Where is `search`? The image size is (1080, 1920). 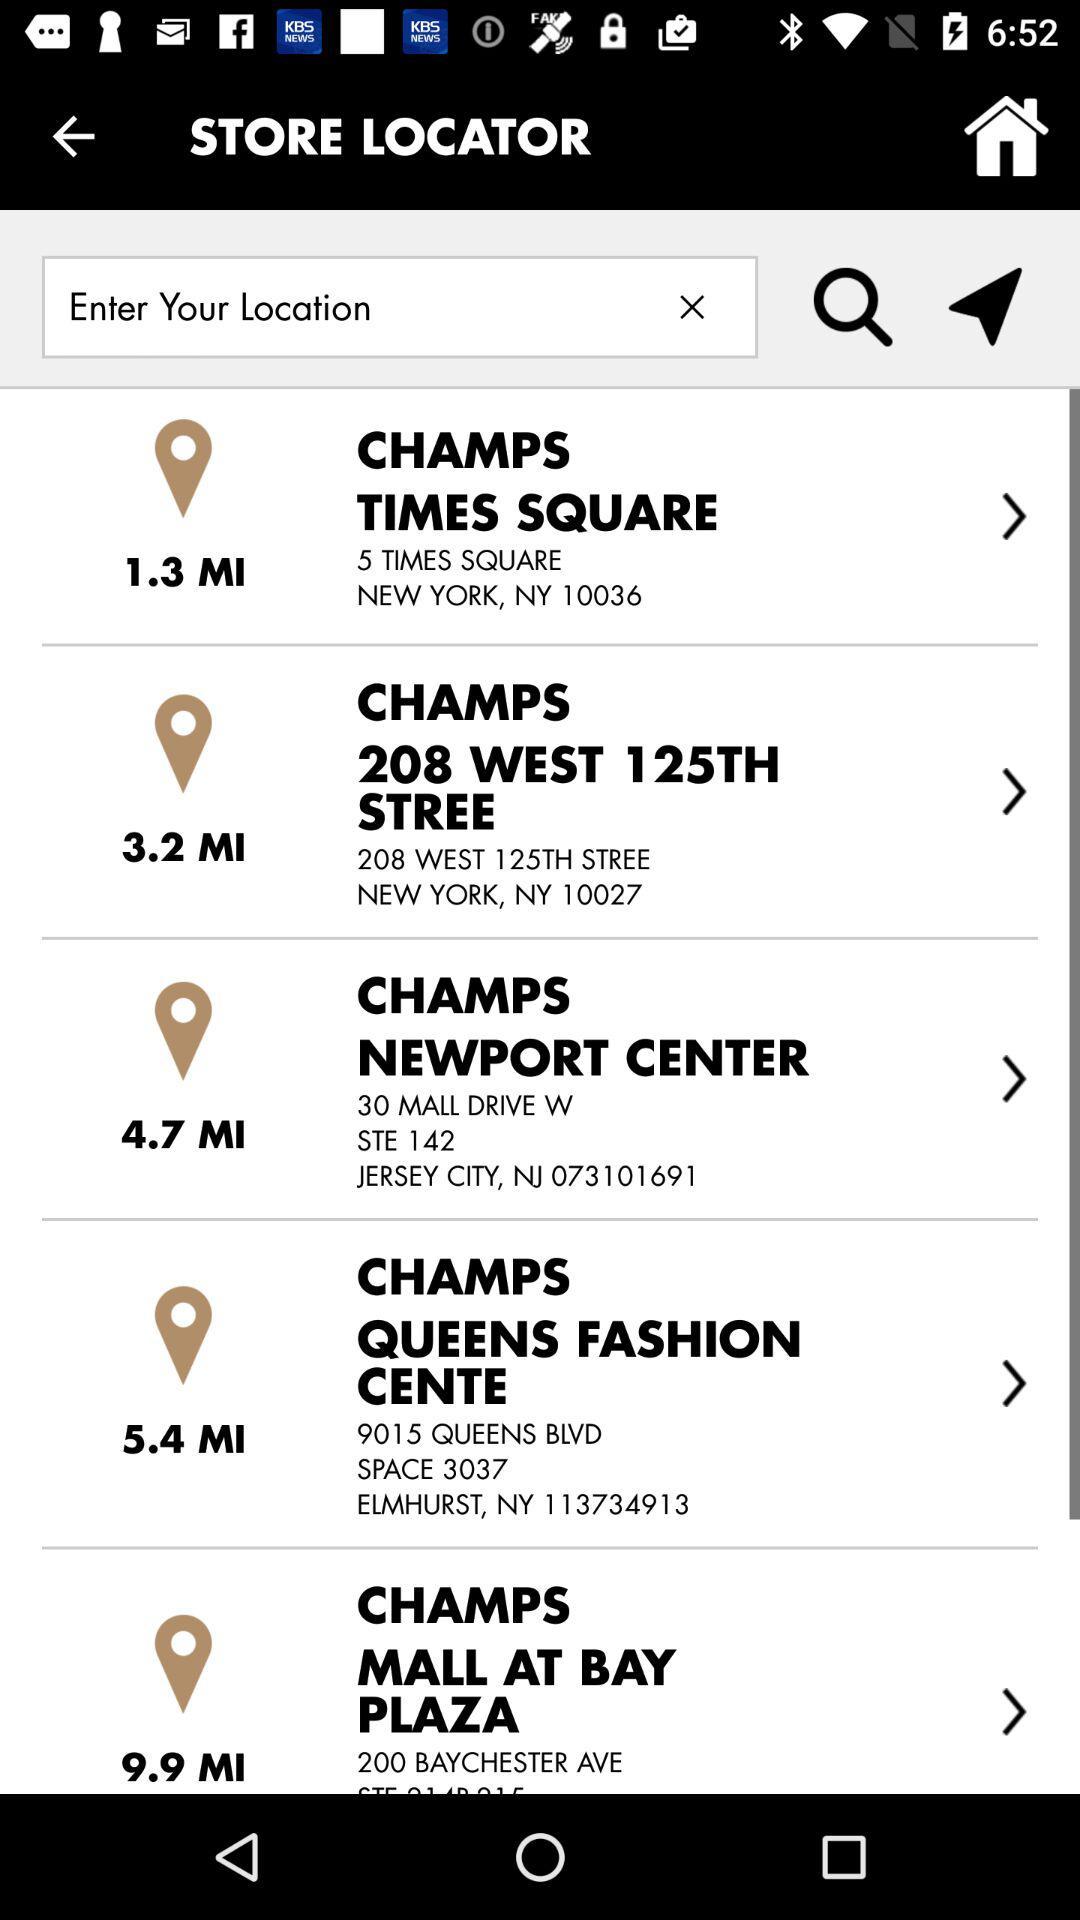
search is located at coordinates (853, 306).